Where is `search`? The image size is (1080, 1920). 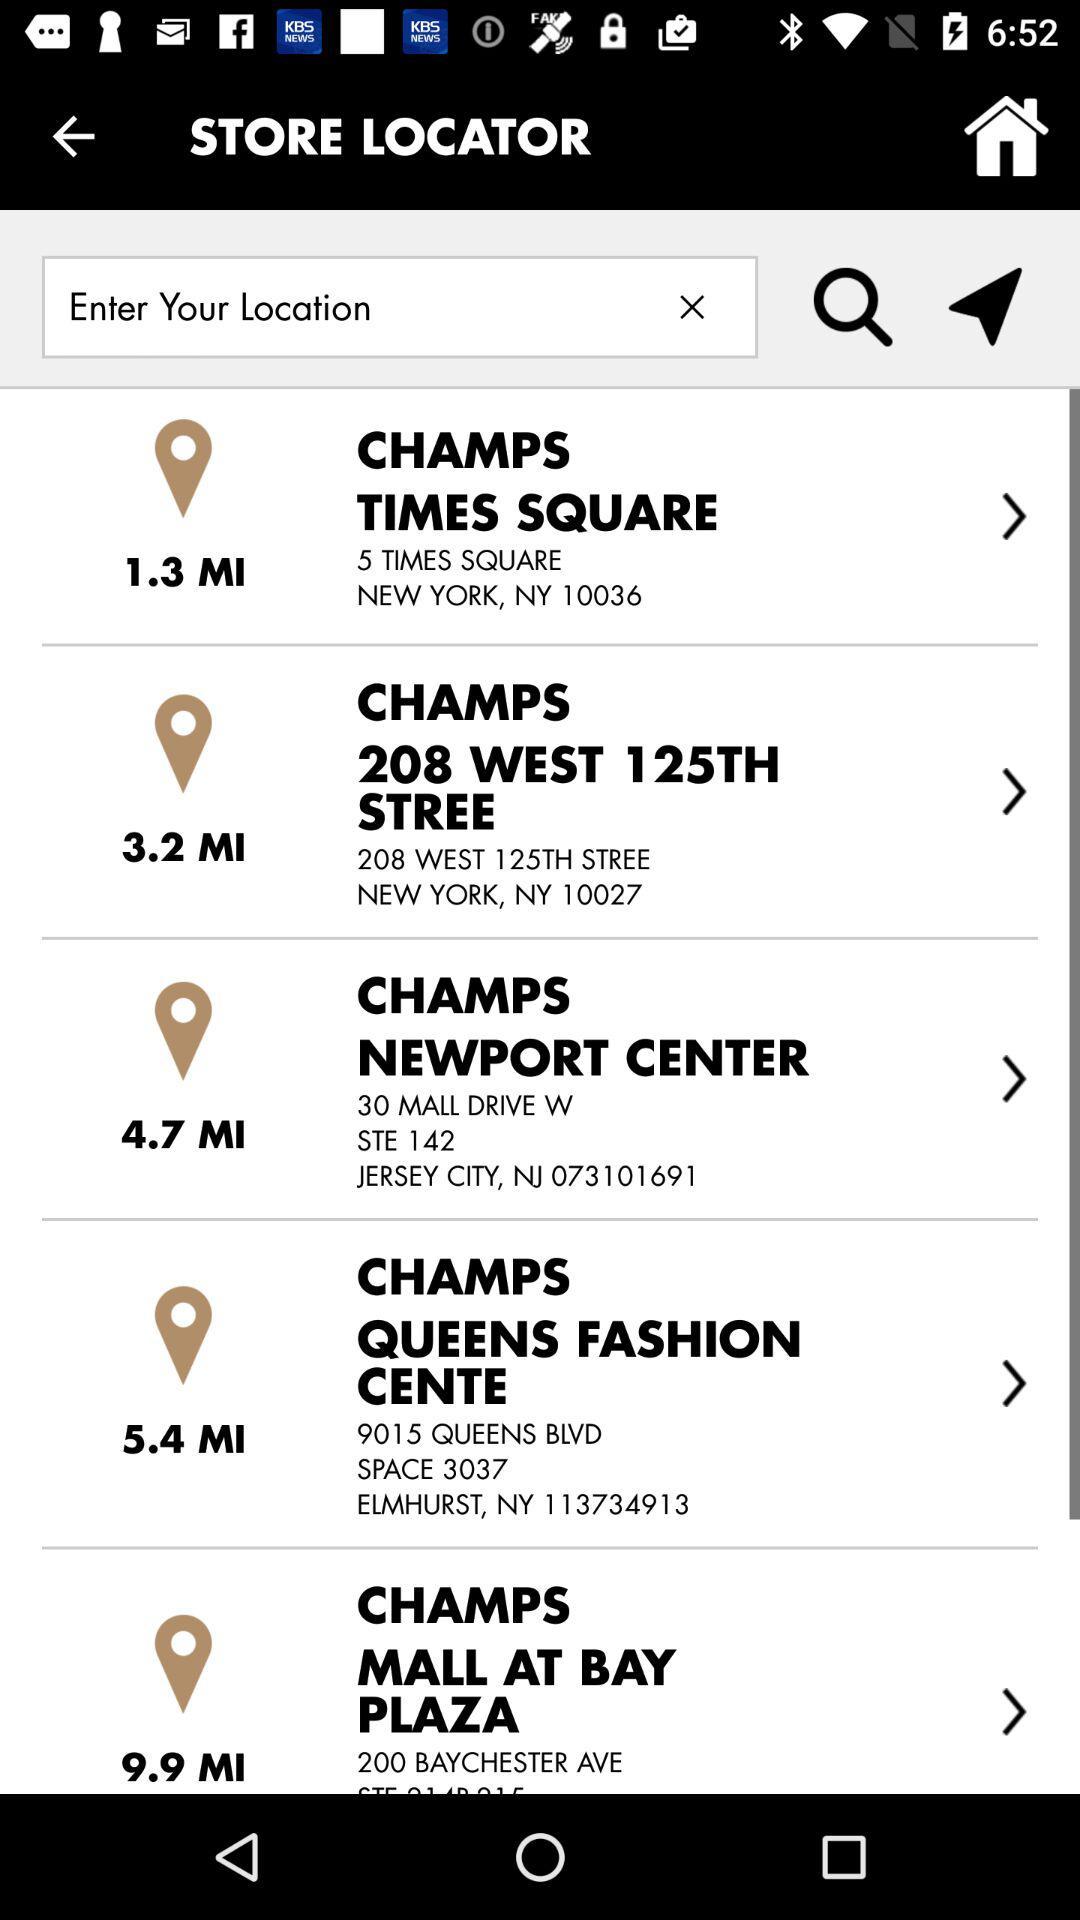
search is located at coordinates (853, 306).